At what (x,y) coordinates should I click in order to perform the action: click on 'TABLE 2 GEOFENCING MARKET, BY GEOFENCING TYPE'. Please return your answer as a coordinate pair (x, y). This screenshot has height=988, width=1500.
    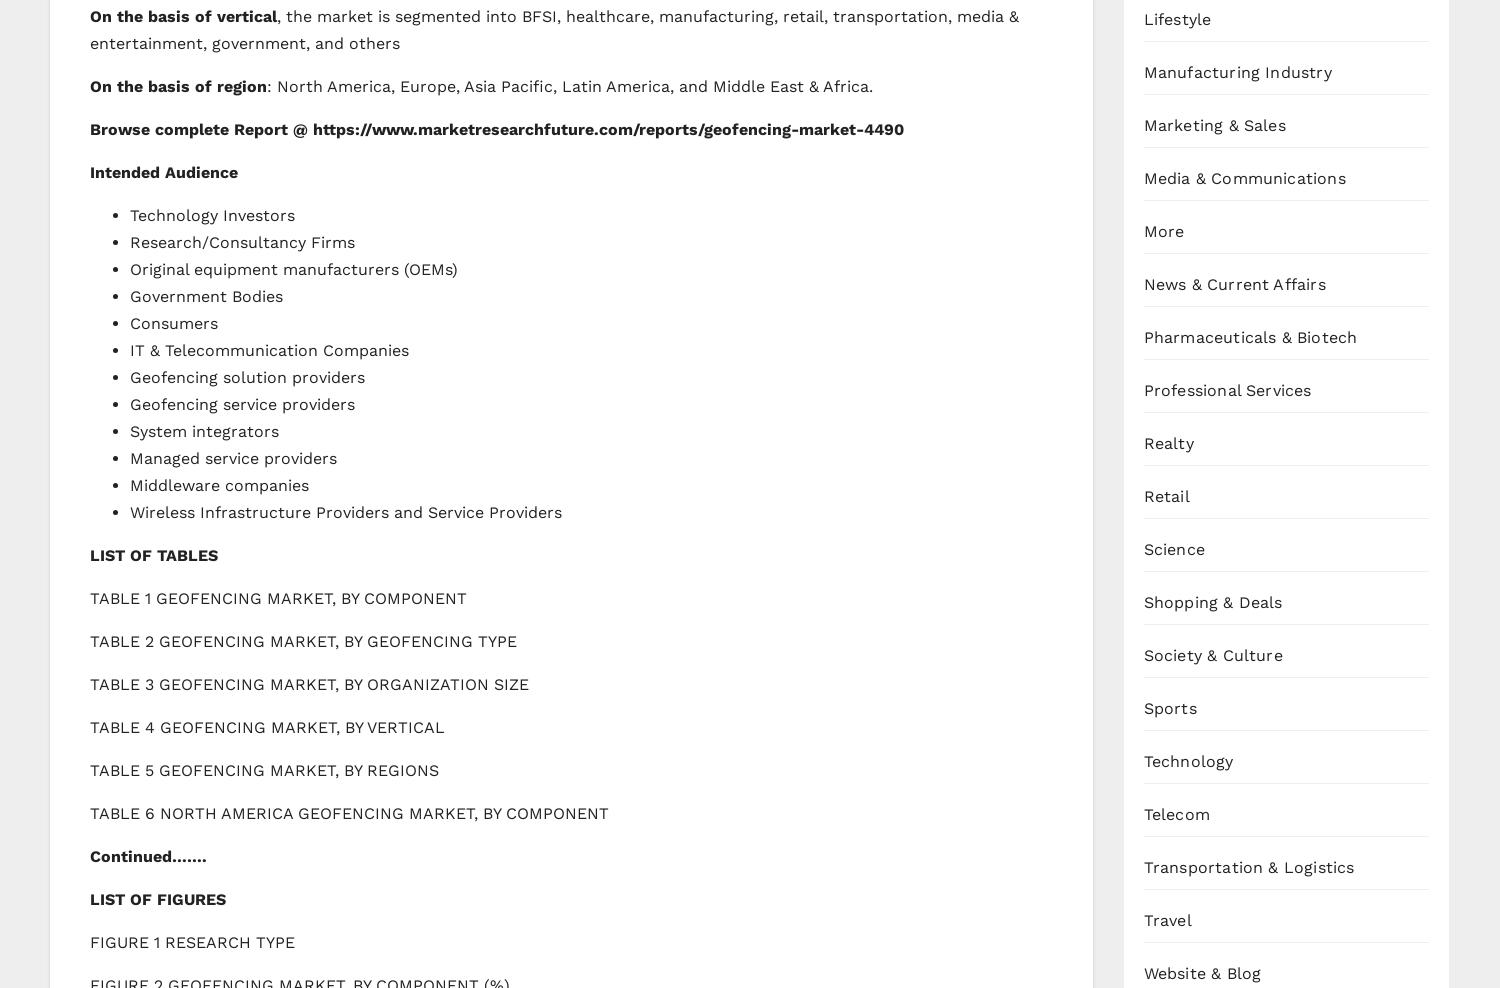
    Looking at the image, I should click on (303, 639).